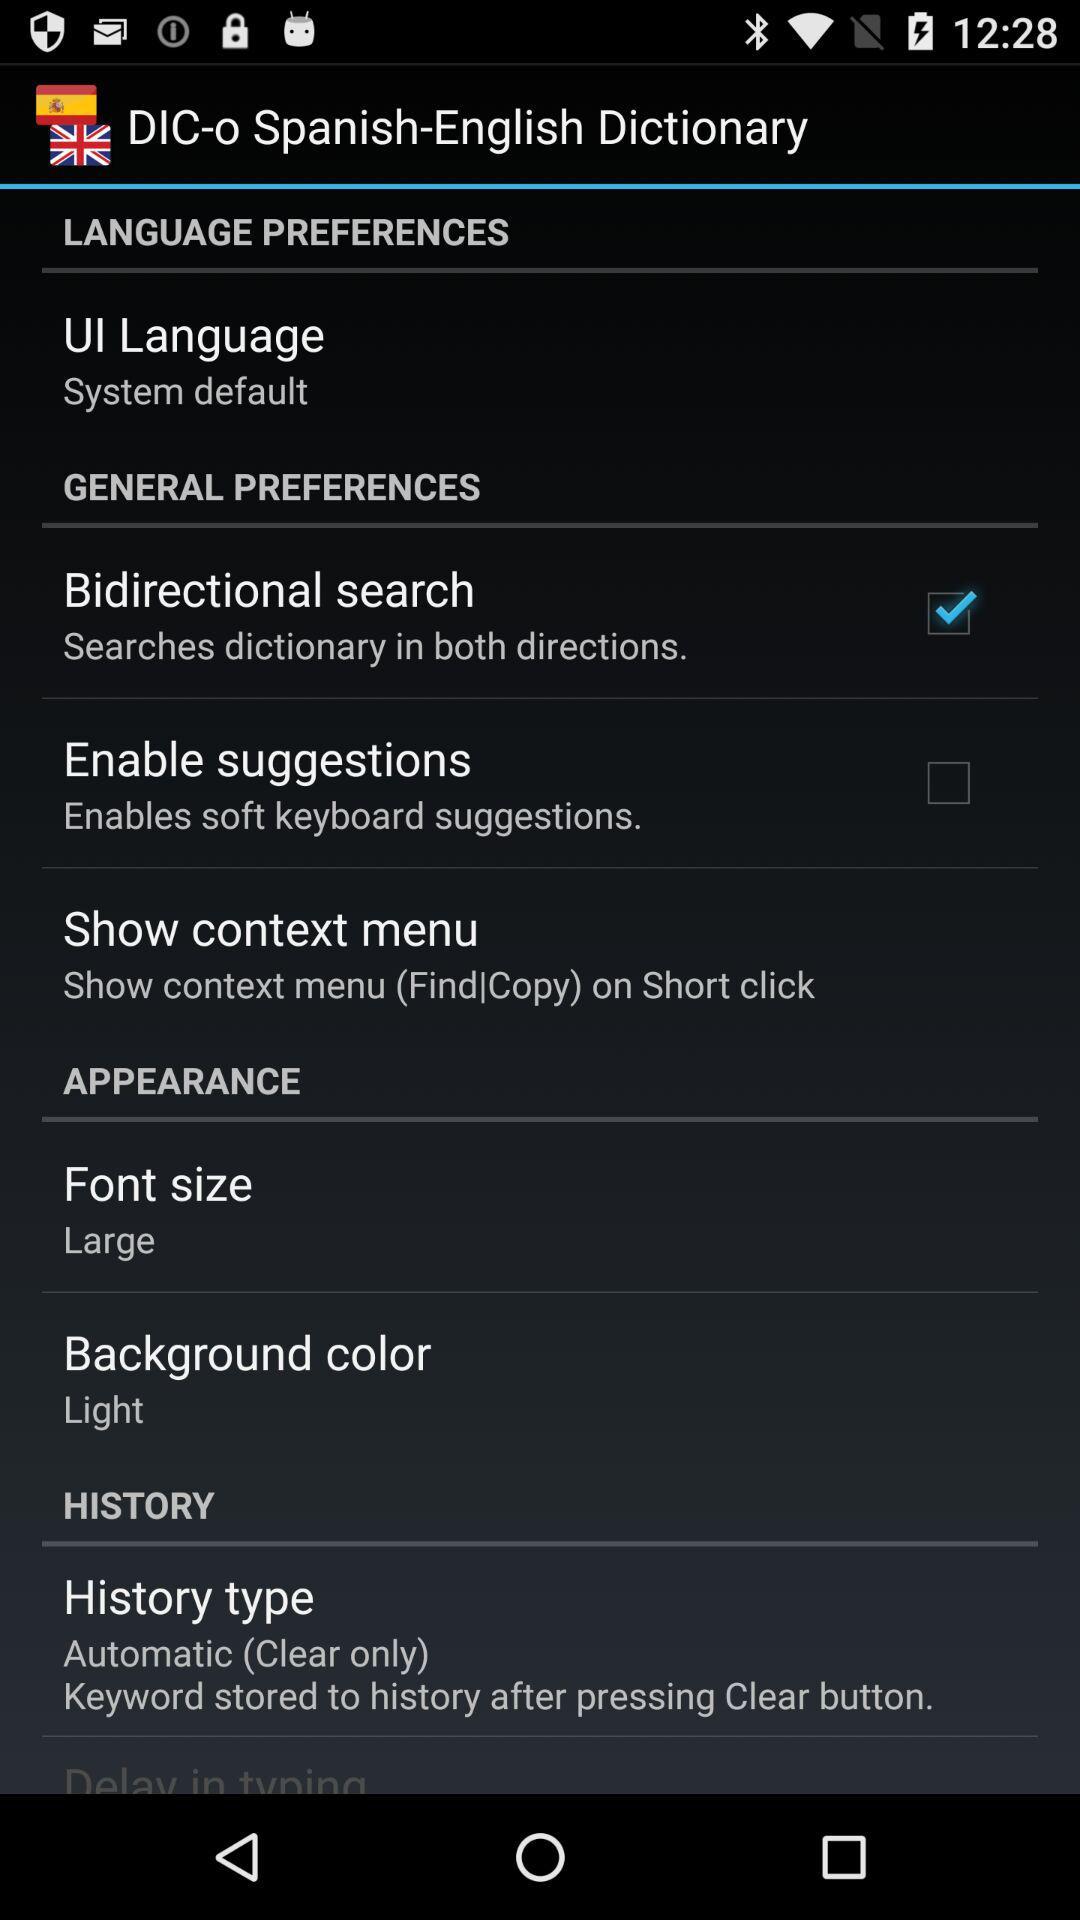  What do you see at coordinates (540, 485) in the screenshot?
I see `the app below system default app` at bounding box center [540, 485].